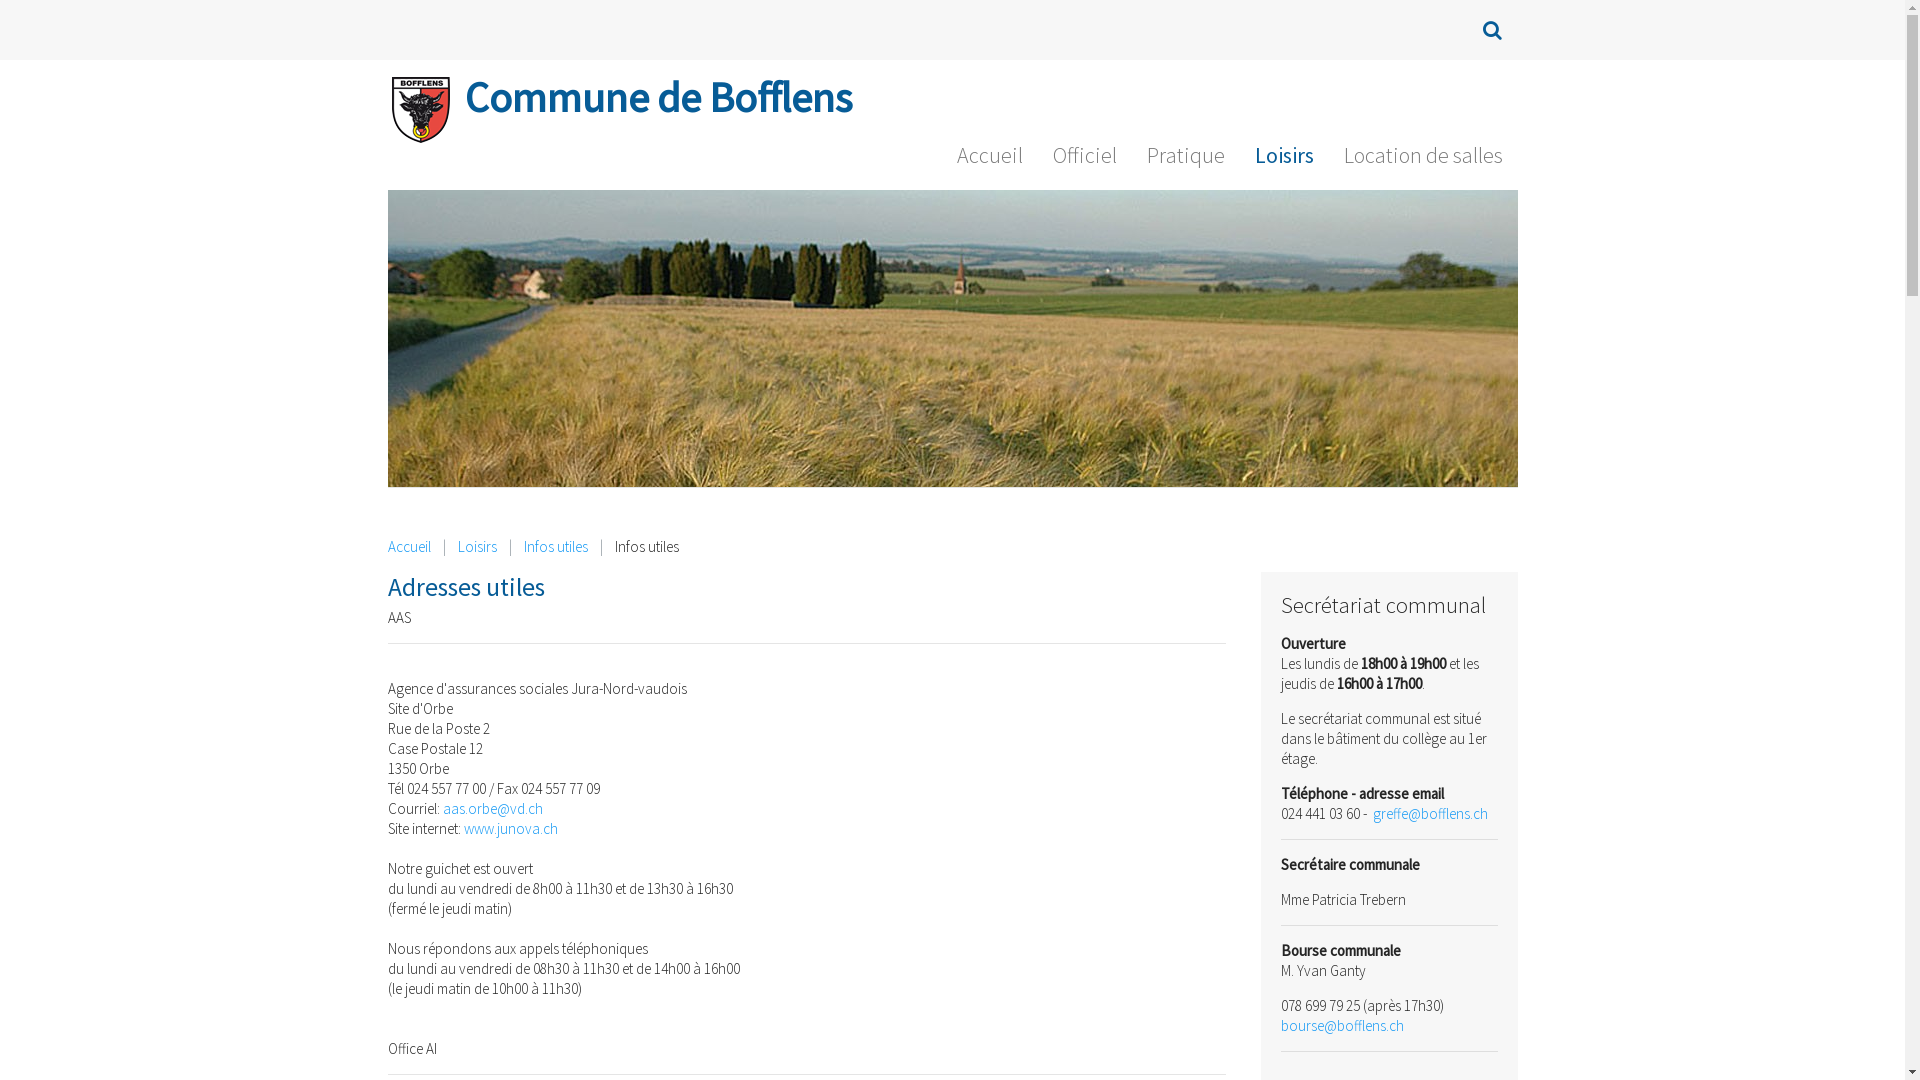  Describe the element at coordinates (1083, 158) in the screenshot. I see `'Officiel'` at that location.